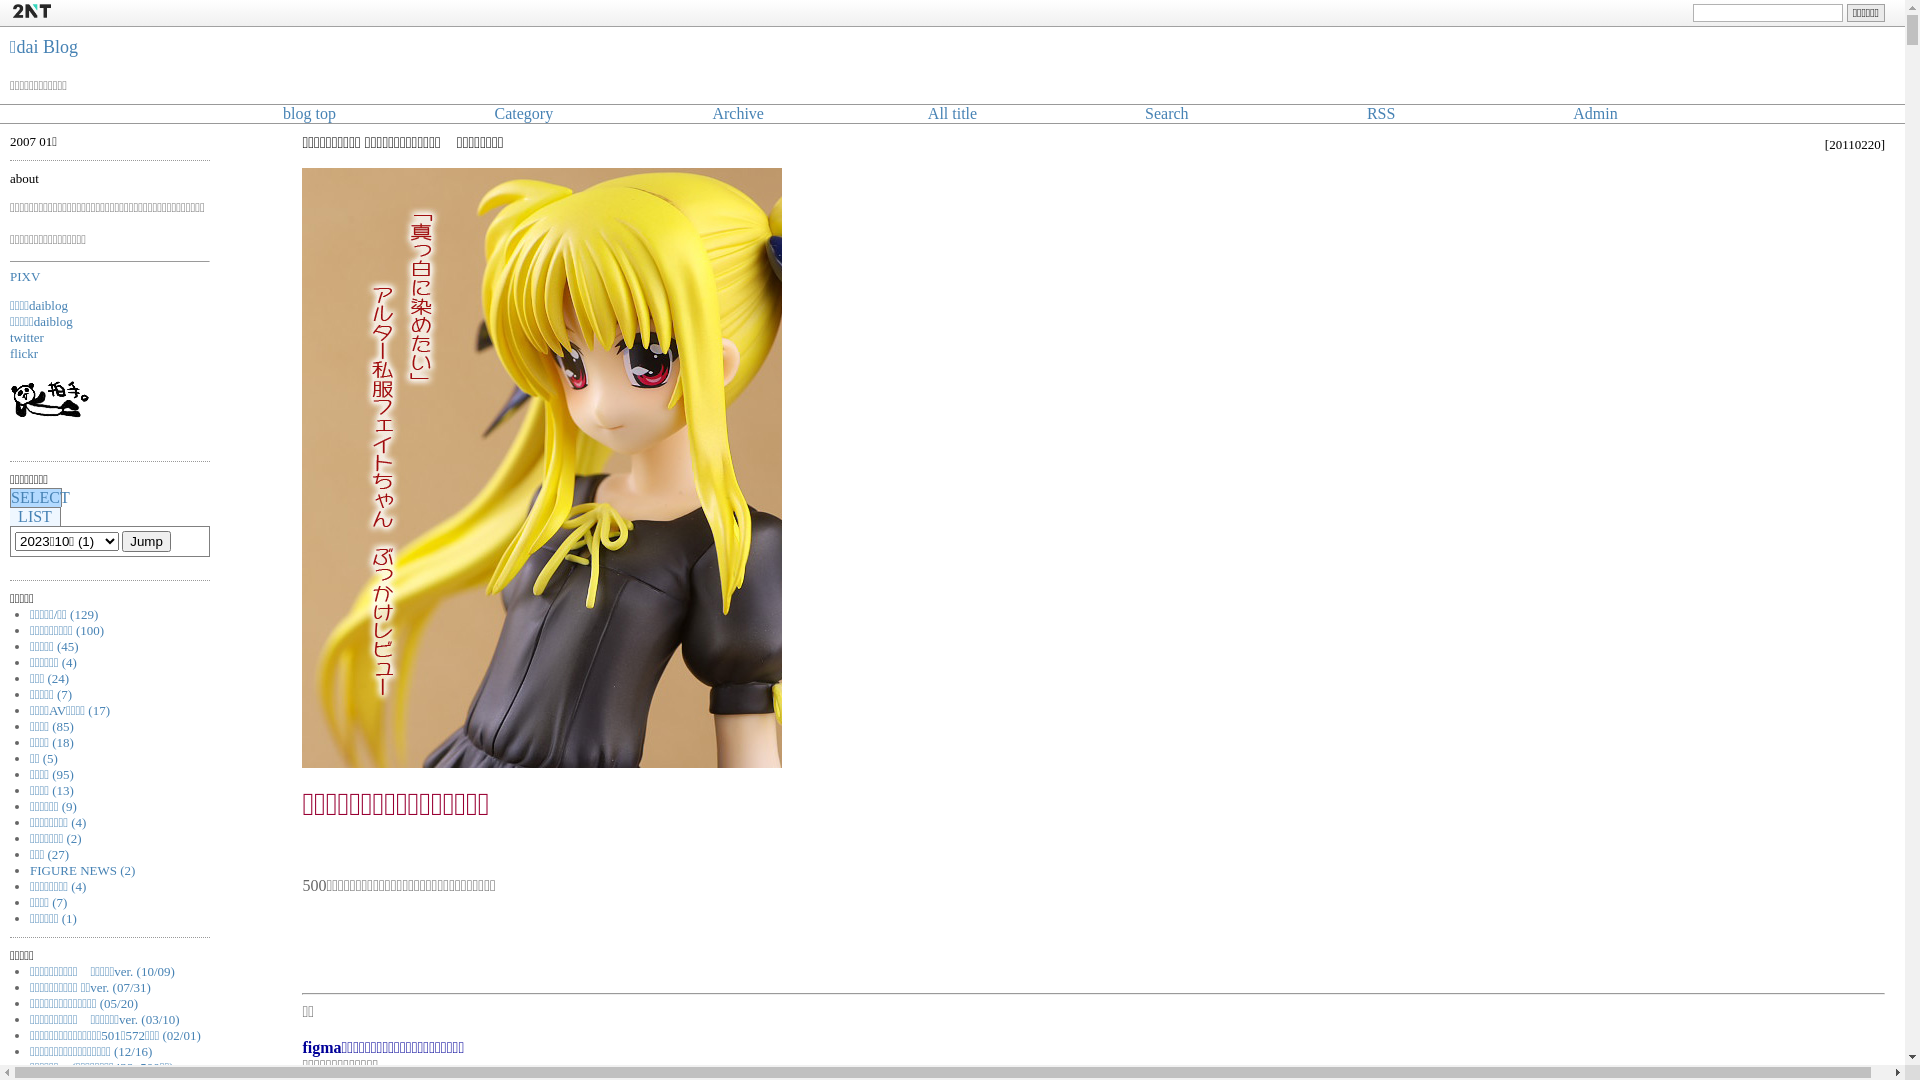 The width and height of the screenshot is (1920, 1080). Describe the element at coordinates (1166, 113) in the screenshot. I see `'Search'` at that location.